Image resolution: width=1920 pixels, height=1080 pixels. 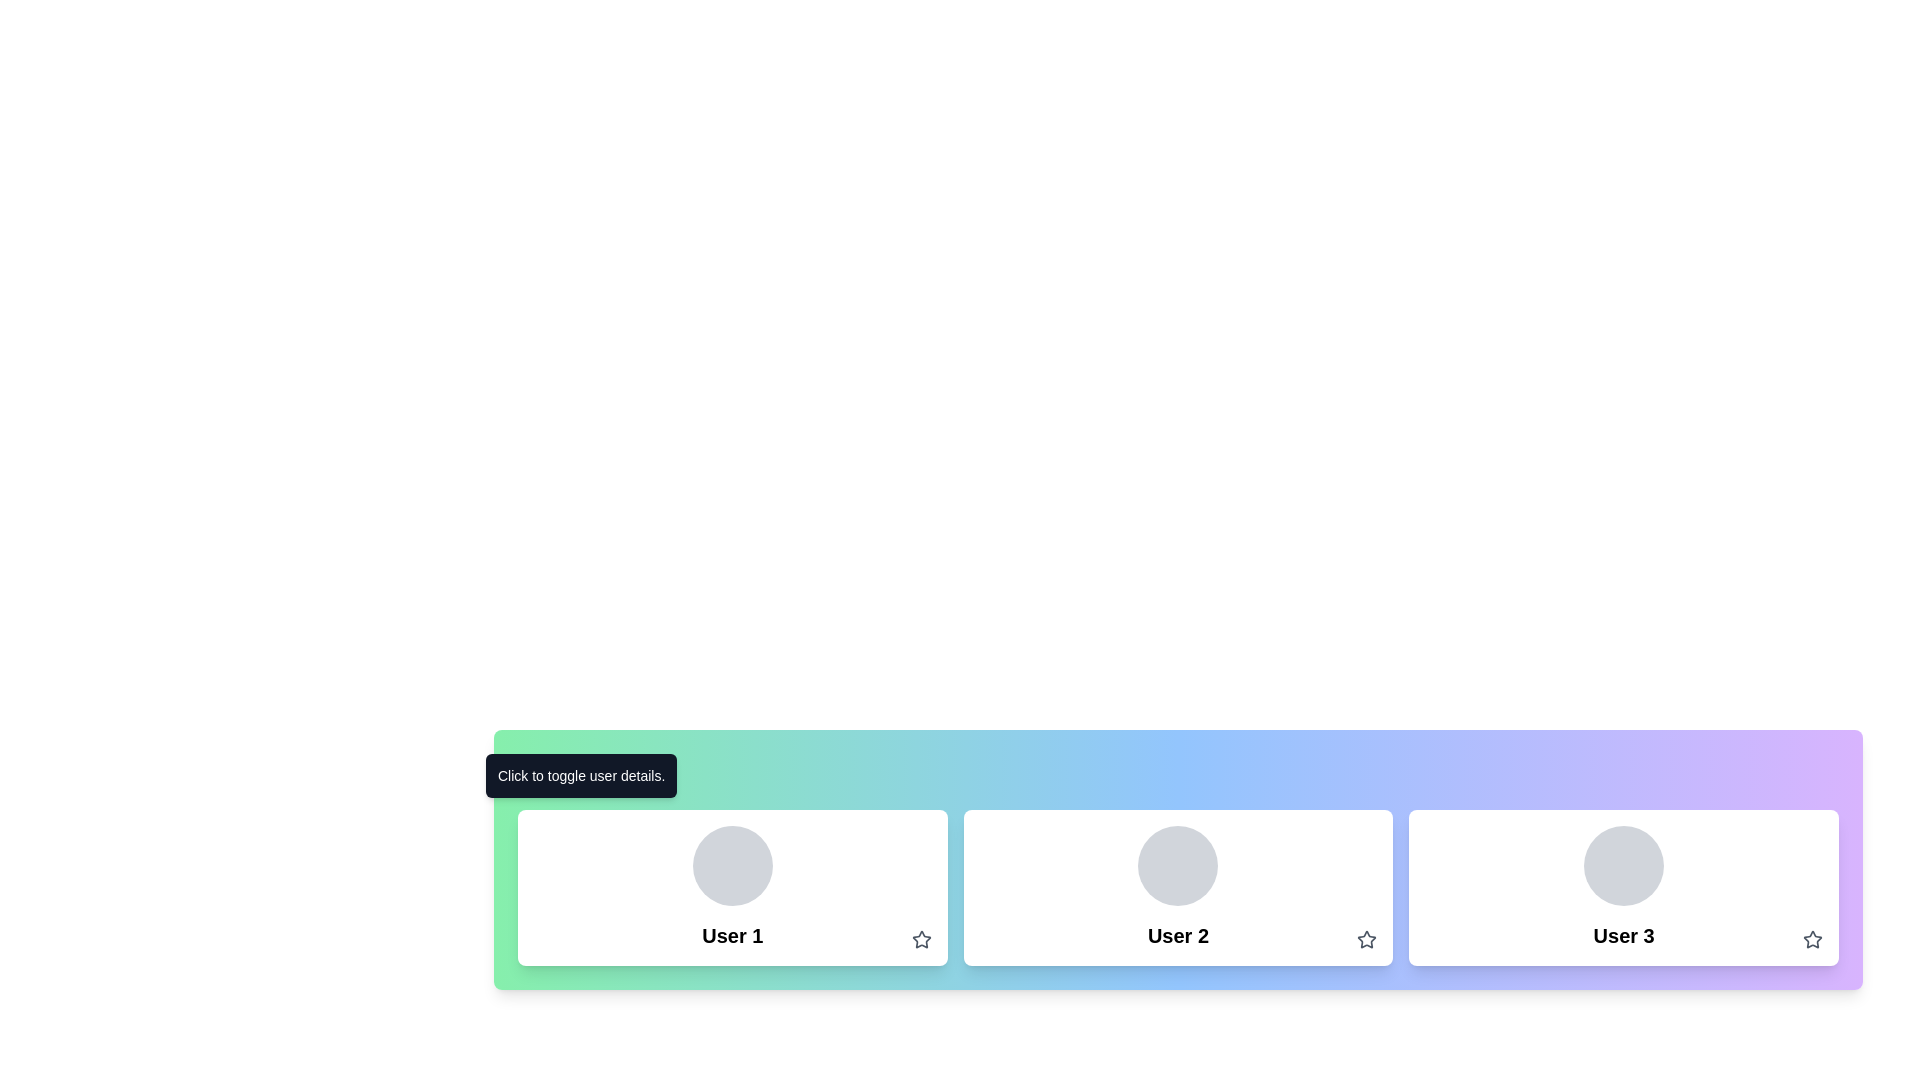 What do you see at coordinates (1366, 939) in the screenshot?
I see `the rating or favoriting icon located in the bottom-right corner of the 'User 2' card to trigger a visual state change` at bounding box center [1366, 939].